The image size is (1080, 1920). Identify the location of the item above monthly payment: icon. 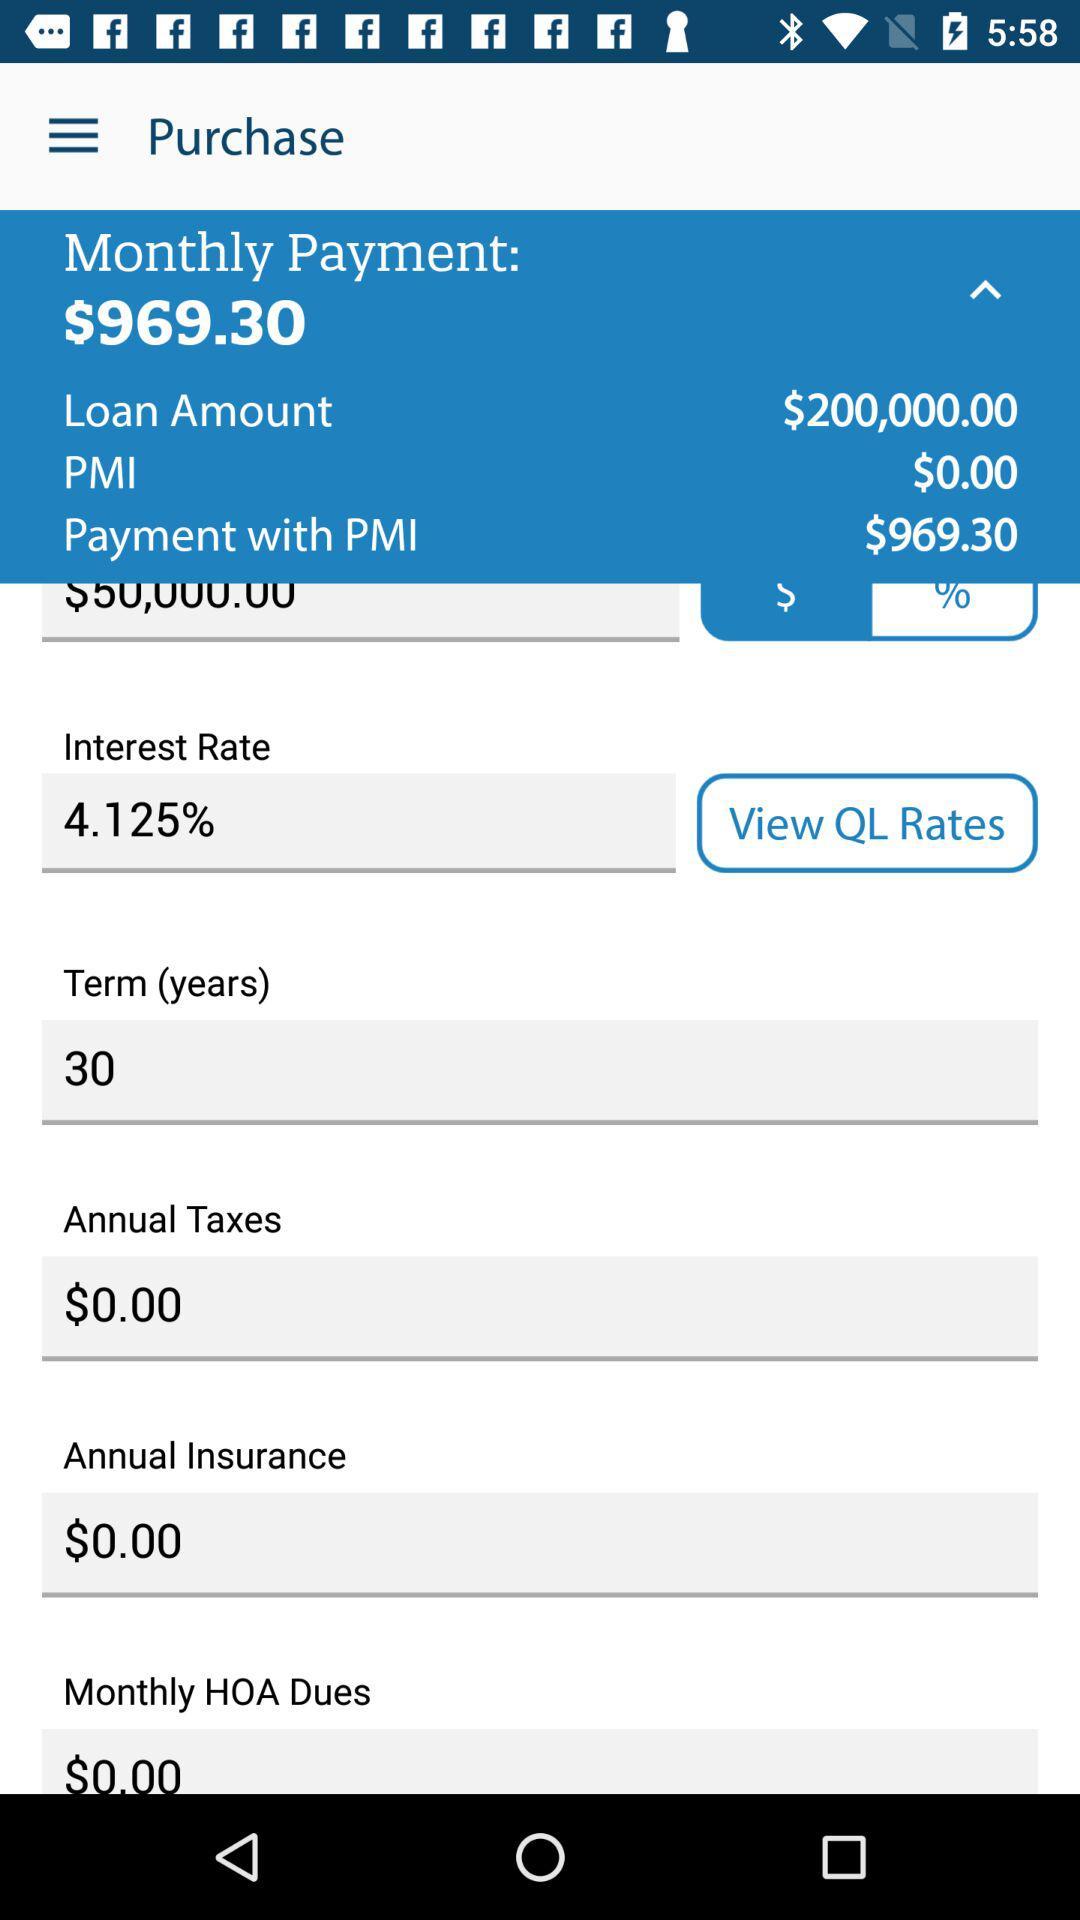
(72, 135).